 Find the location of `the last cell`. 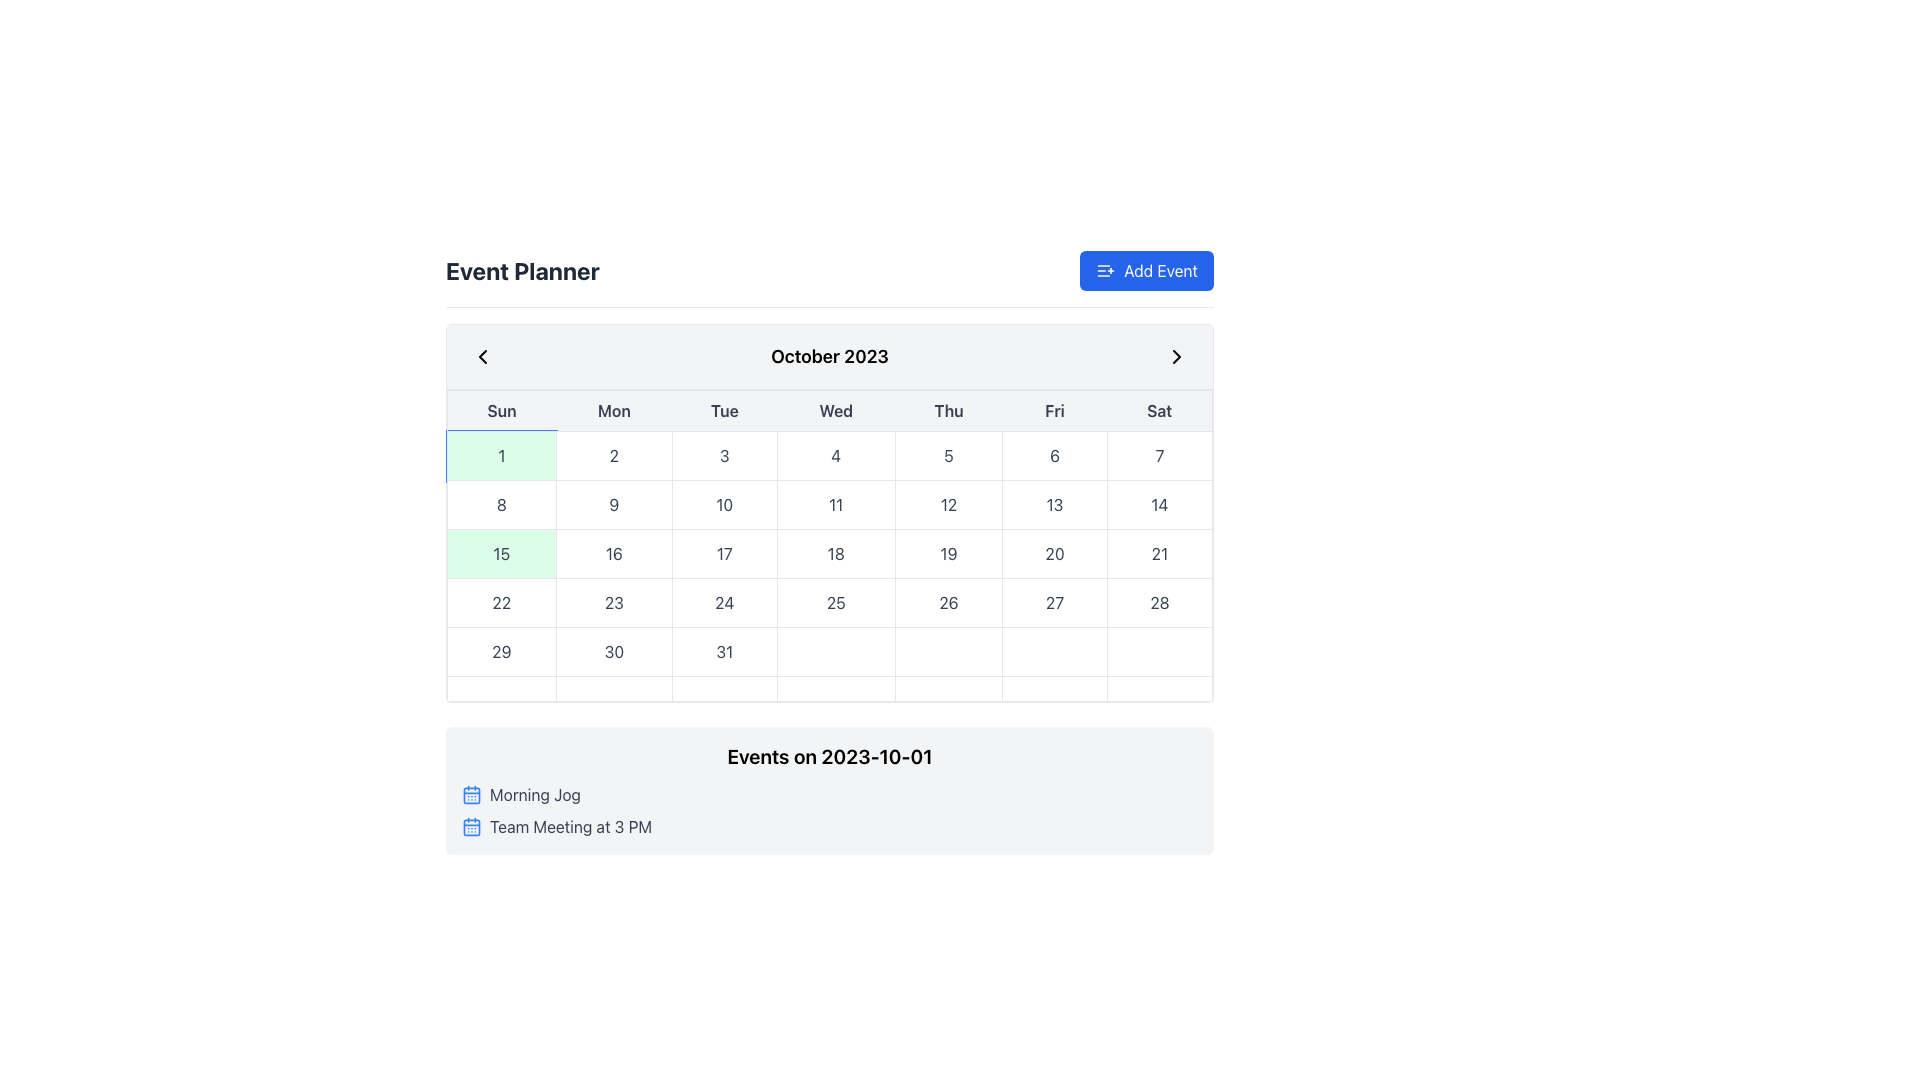

the last cell is located at coordinates (1159, 651).